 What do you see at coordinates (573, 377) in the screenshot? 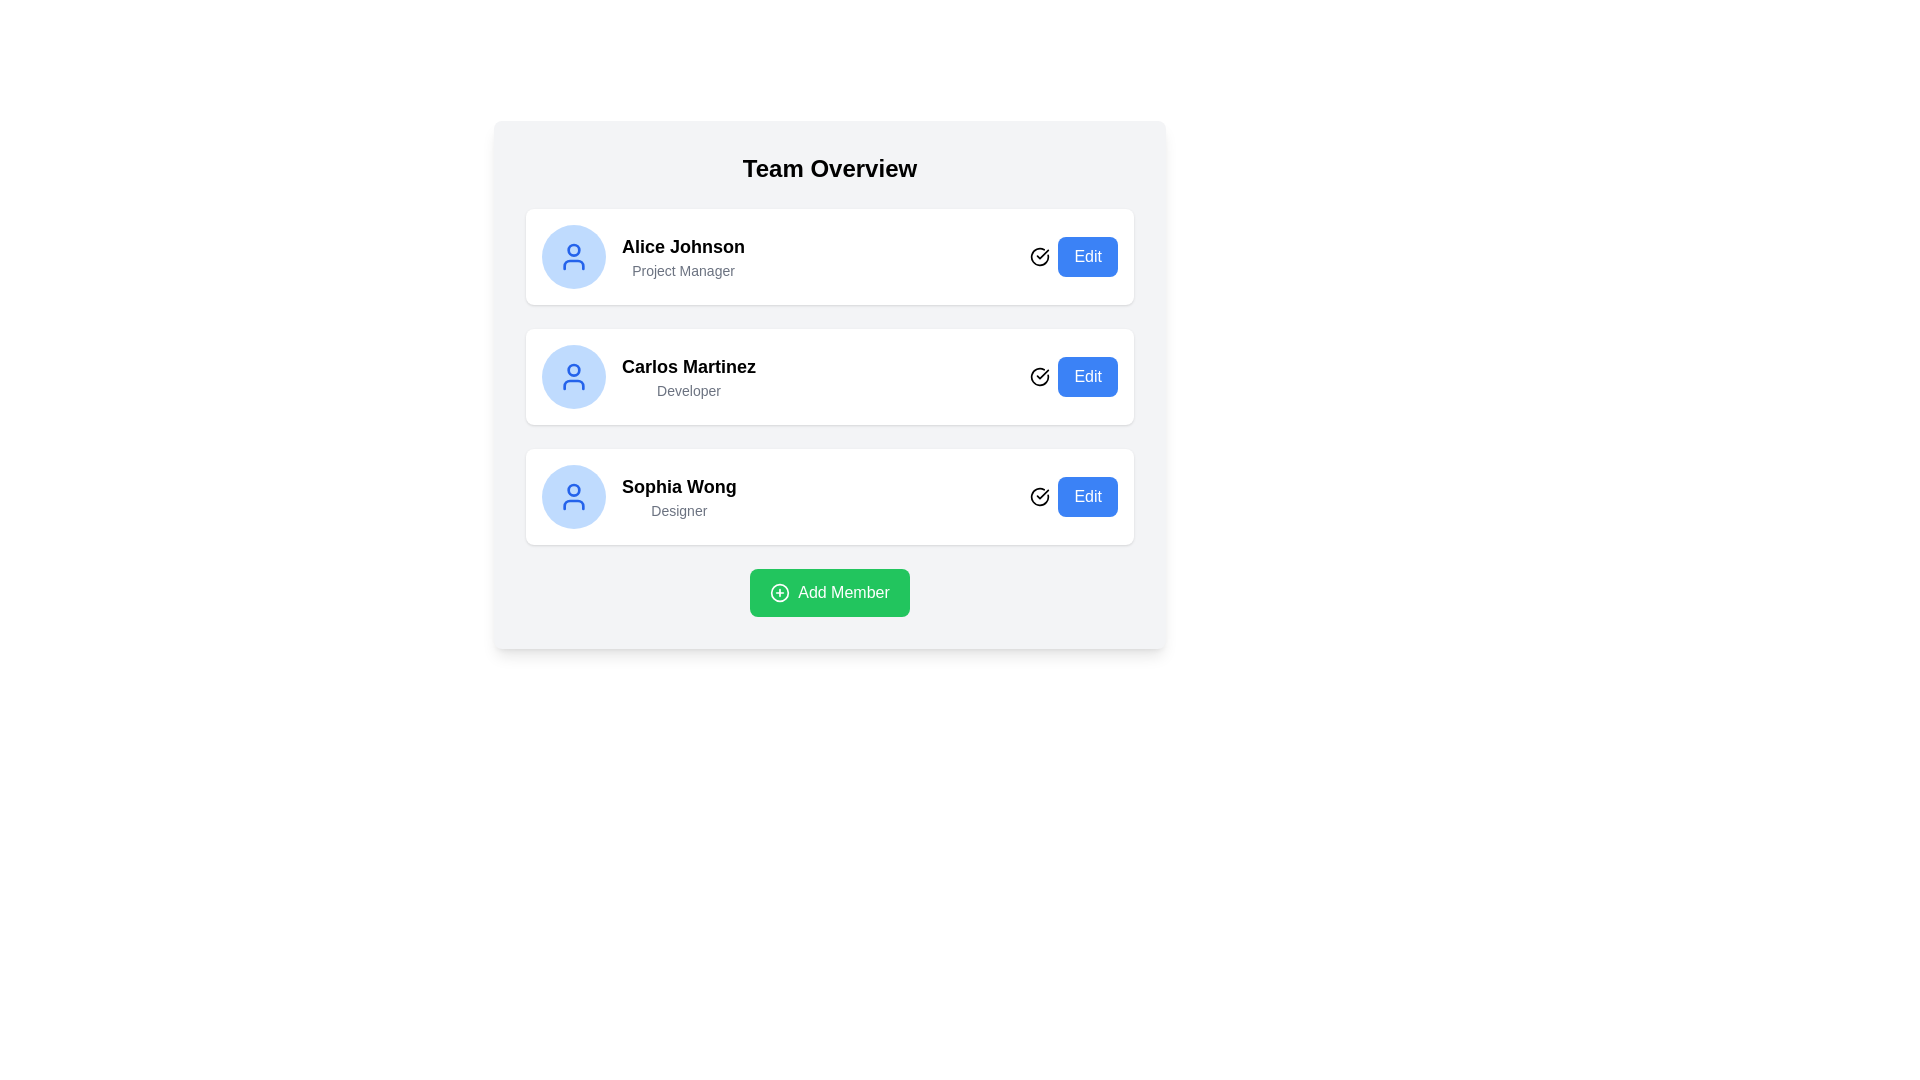
I see `the user profile icon next to the name 'Carlos Martinez' in the middle row of the user profiles list` at bounding box center [573, 377].